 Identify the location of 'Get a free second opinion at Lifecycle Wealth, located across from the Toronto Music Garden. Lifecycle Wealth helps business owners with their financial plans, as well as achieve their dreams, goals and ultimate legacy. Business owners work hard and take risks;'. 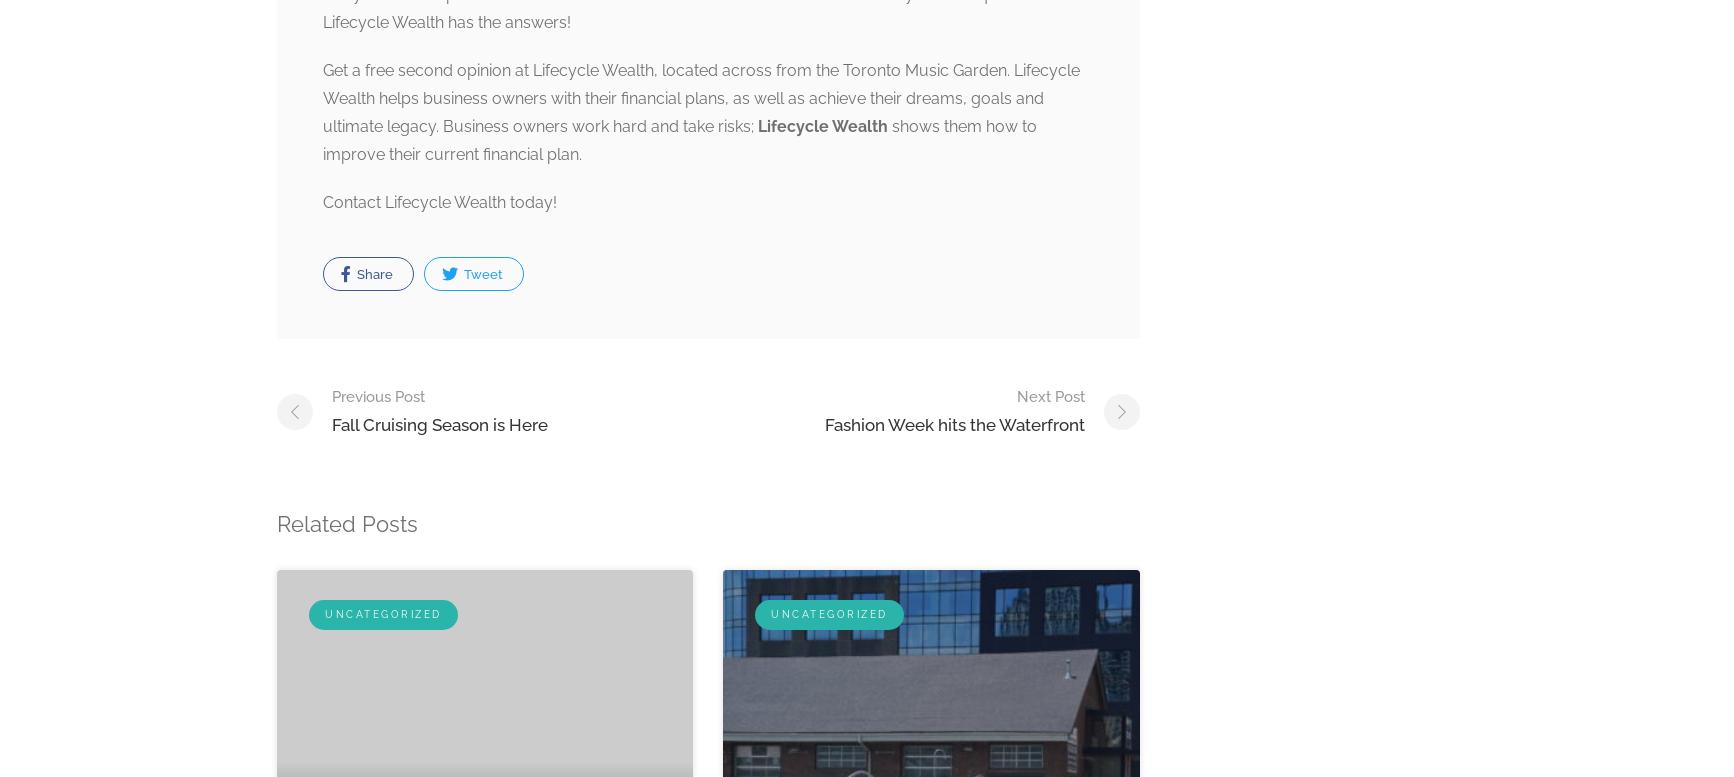
(700, 97).